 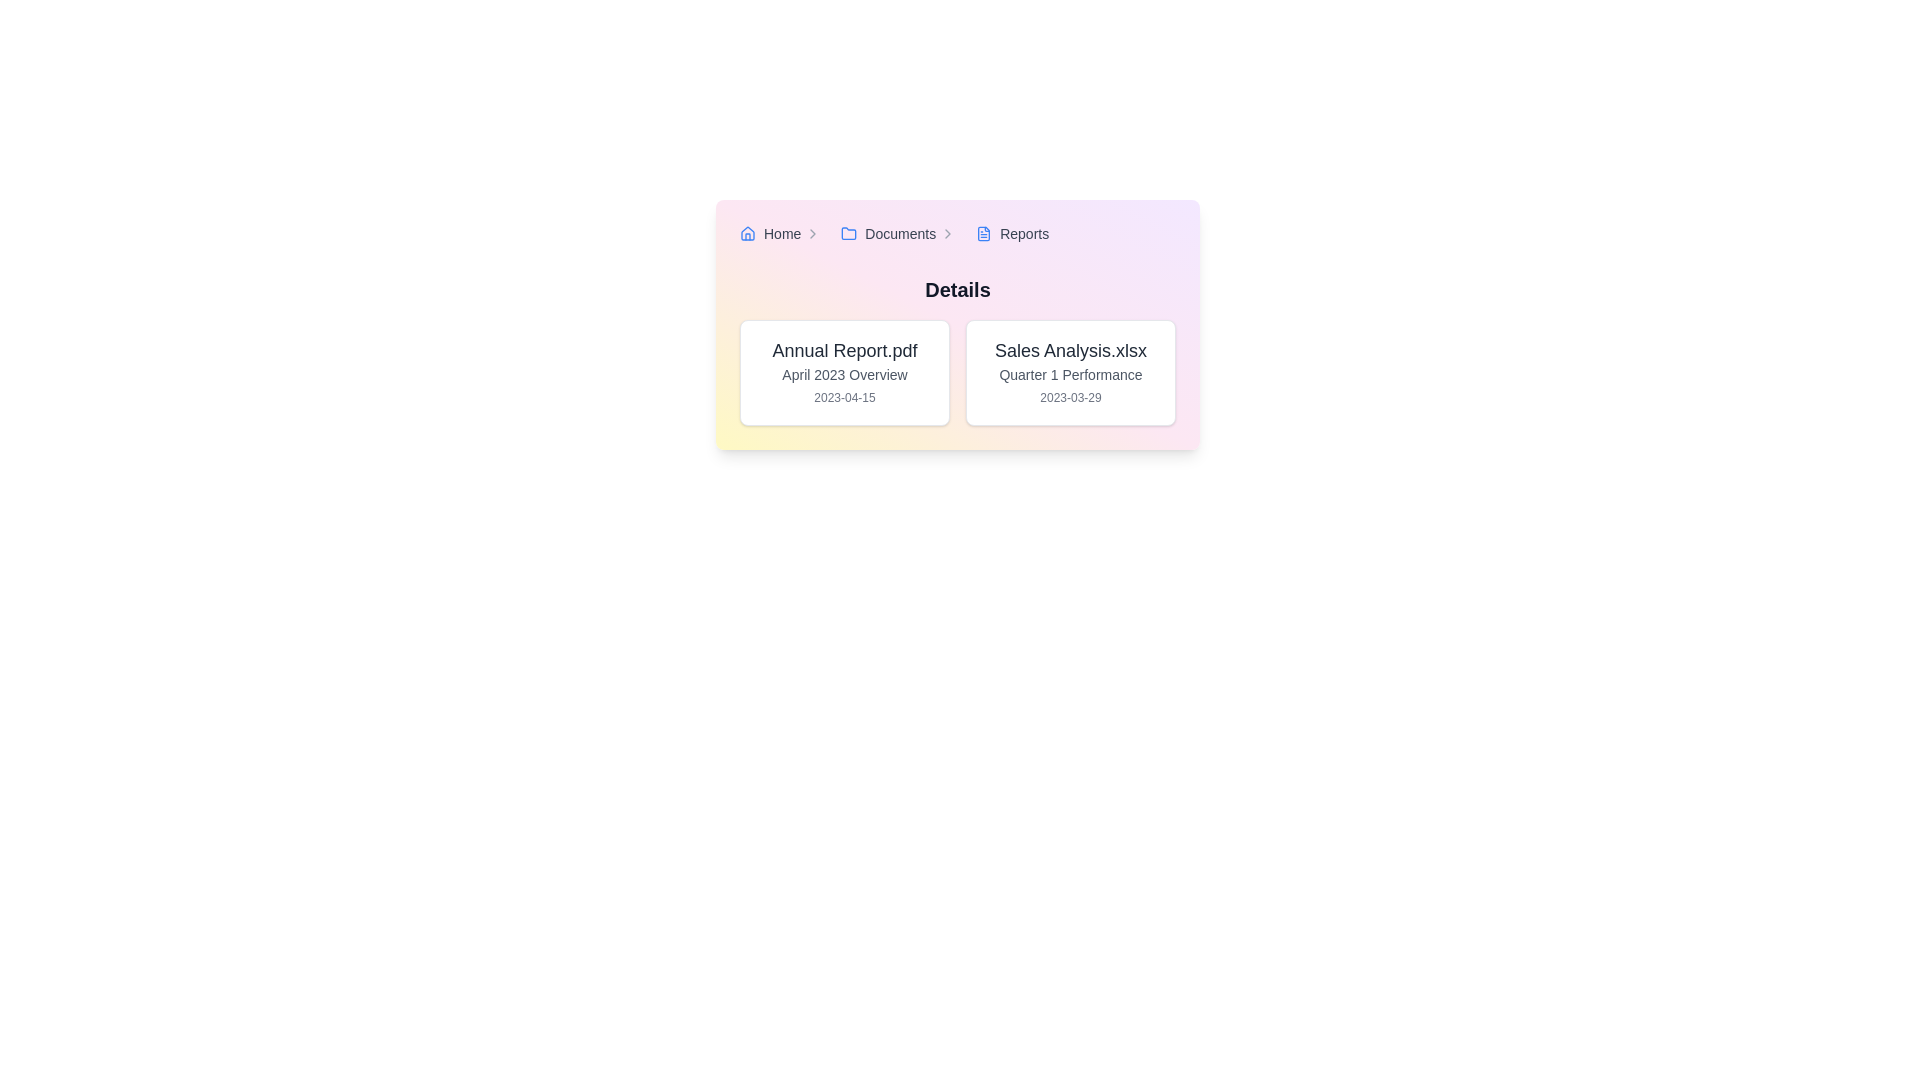 I want to click on the blue document-shaped icon in the breadcrumb navigation bar that signifies the 'Reports' section, so click(x=984, y=233).